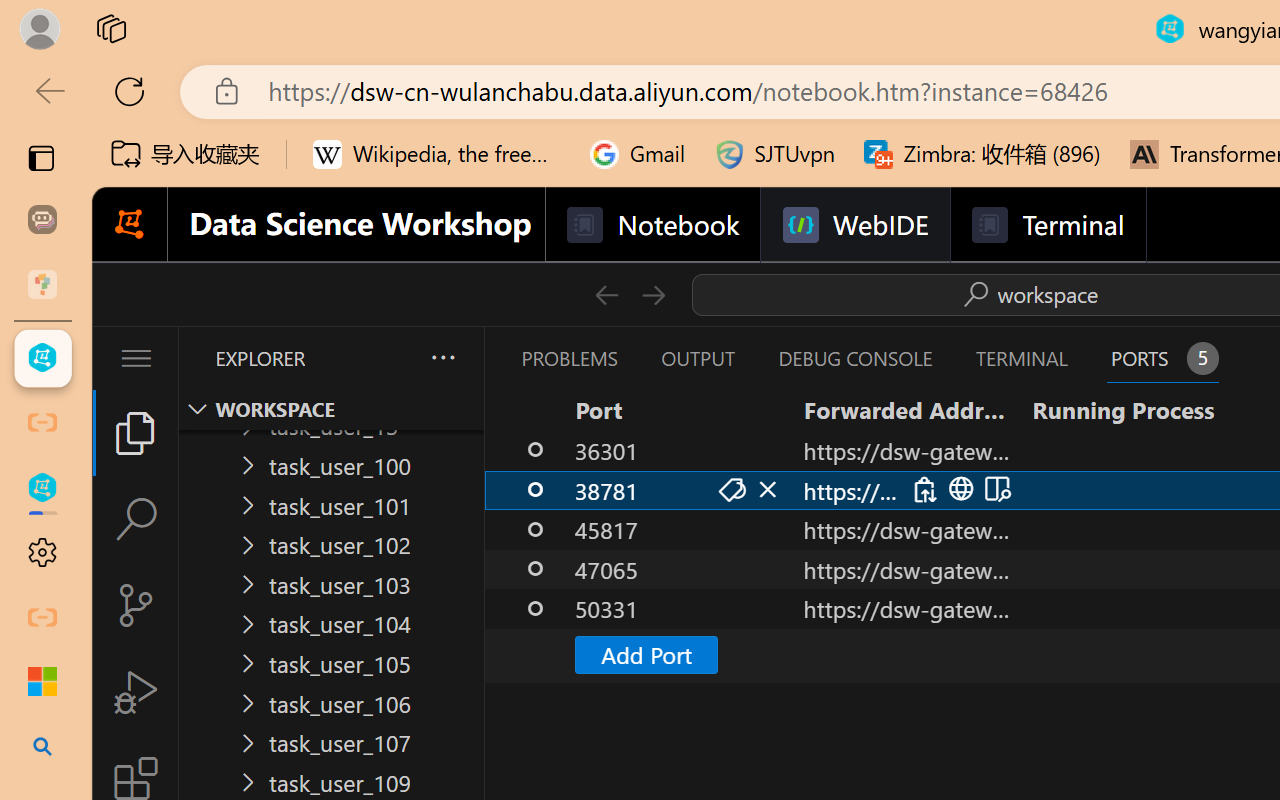  Describe the element at coordinates (134, 692) in the screenshot. I see `'Run and Debug (Ctrl+Shift+D)'` at that location.